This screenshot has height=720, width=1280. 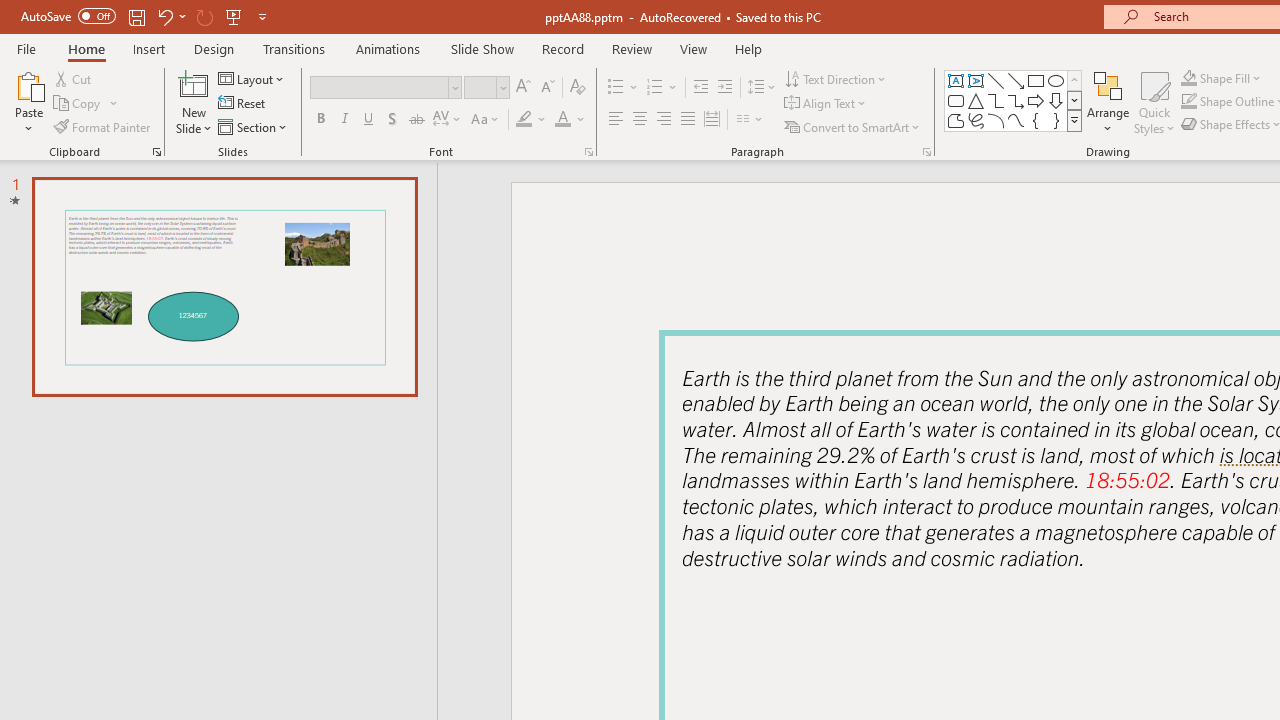 I want to click on 'Align Left', so click(x=615, y=119).